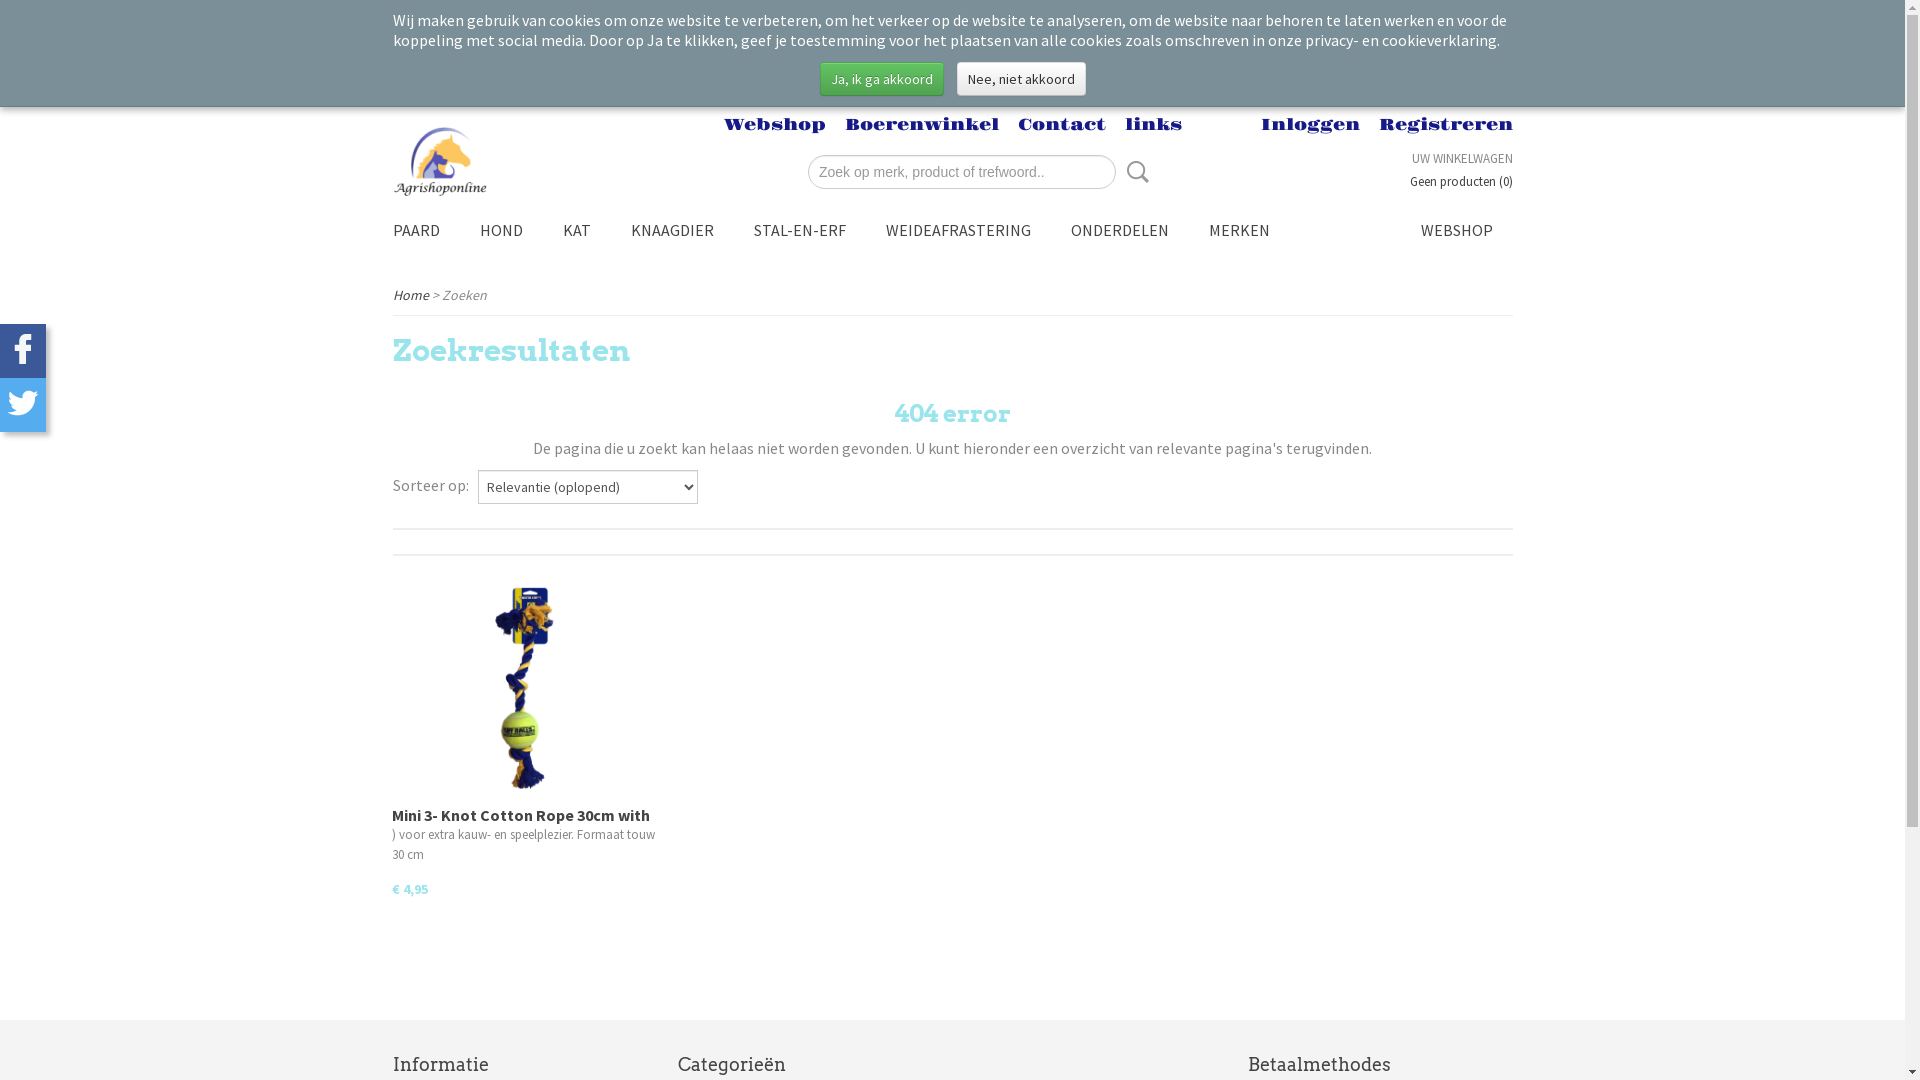  Describe the element at coordinates (23, 405) in the screenshot. I see `'Deel deze pagina op Twitter'` at that location.